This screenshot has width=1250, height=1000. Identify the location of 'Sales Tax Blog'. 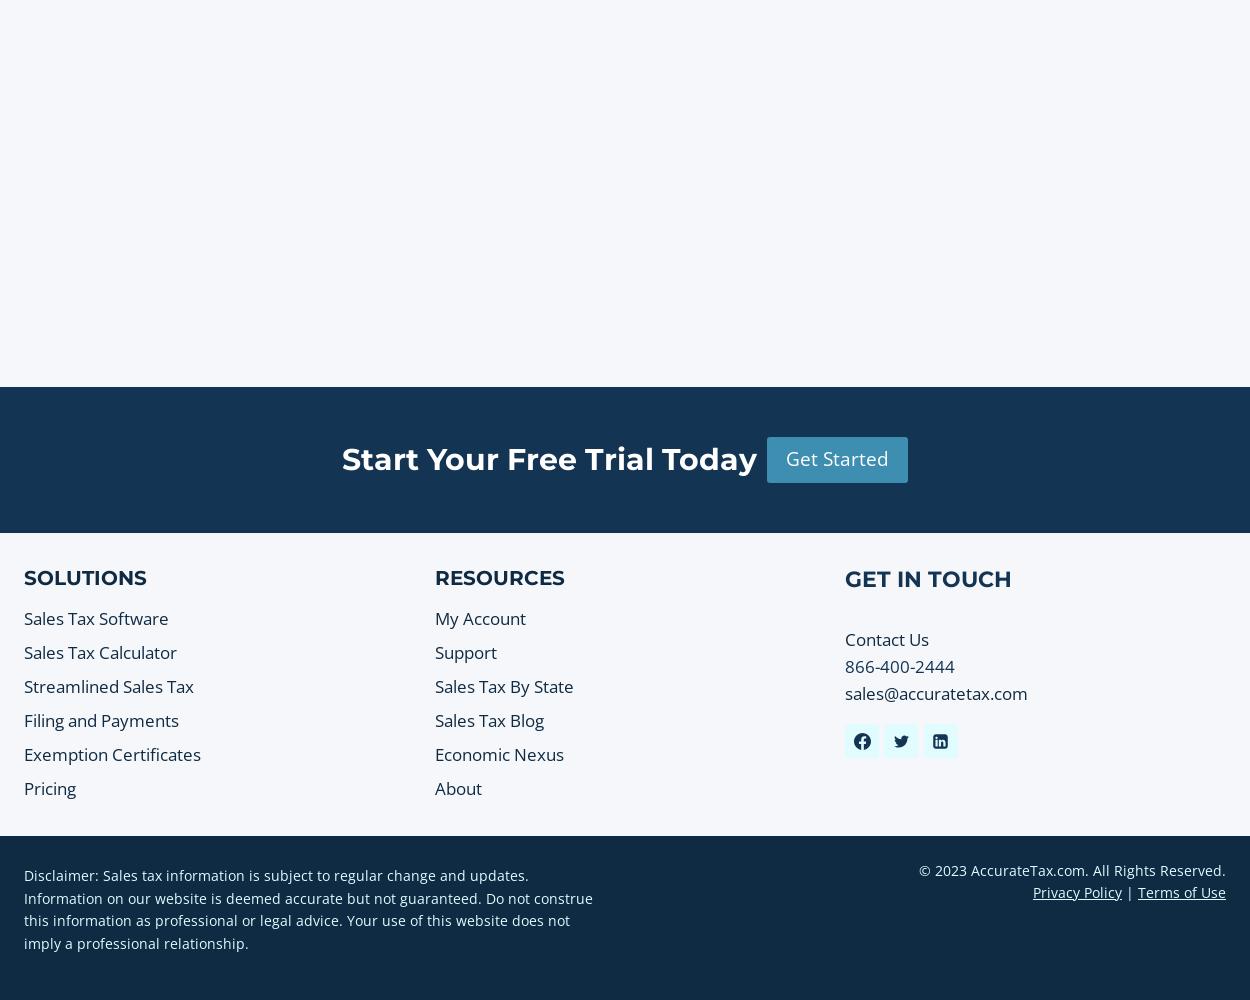
(487, 719).